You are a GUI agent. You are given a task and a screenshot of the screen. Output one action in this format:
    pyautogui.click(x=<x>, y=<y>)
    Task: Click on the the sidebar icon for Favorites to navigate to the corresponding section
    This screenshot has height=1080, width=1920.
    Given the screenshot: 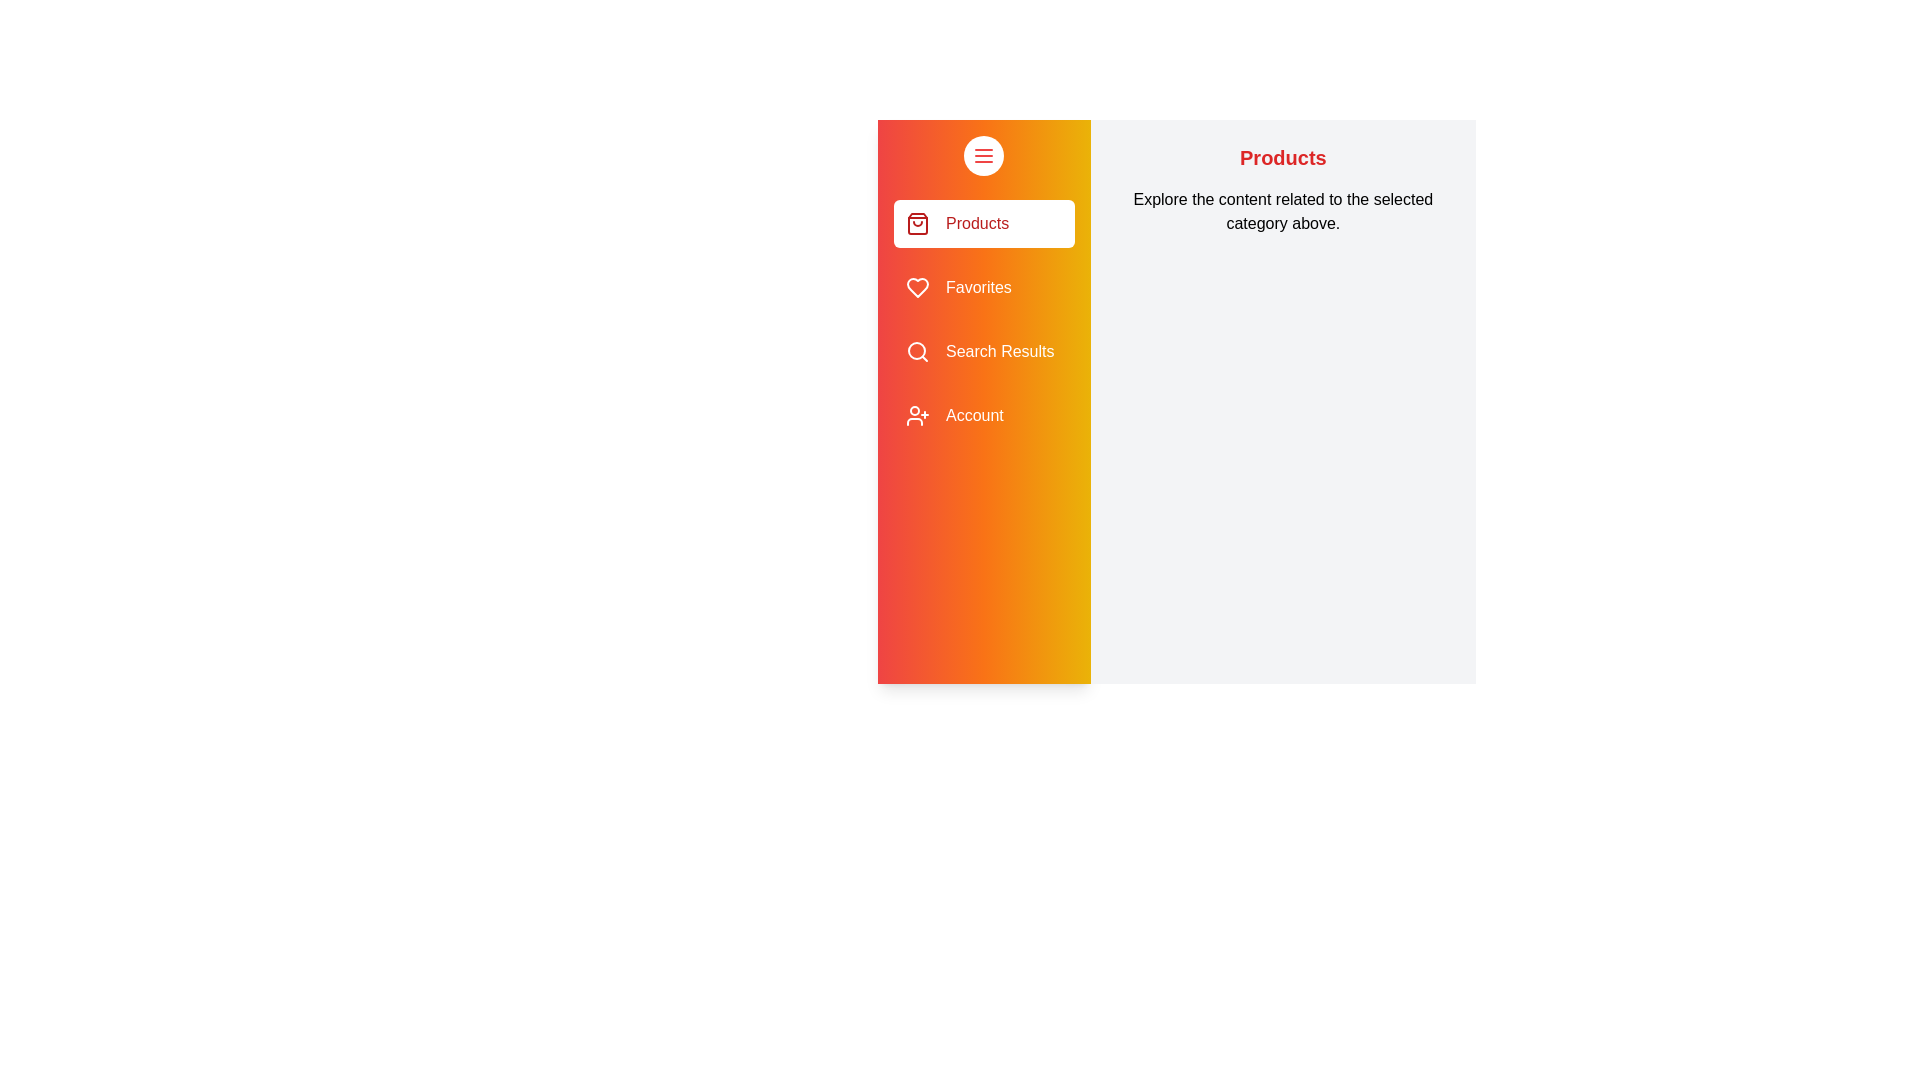 What is the action you would take?
    pyautogui.click(x=916, y=288)
    